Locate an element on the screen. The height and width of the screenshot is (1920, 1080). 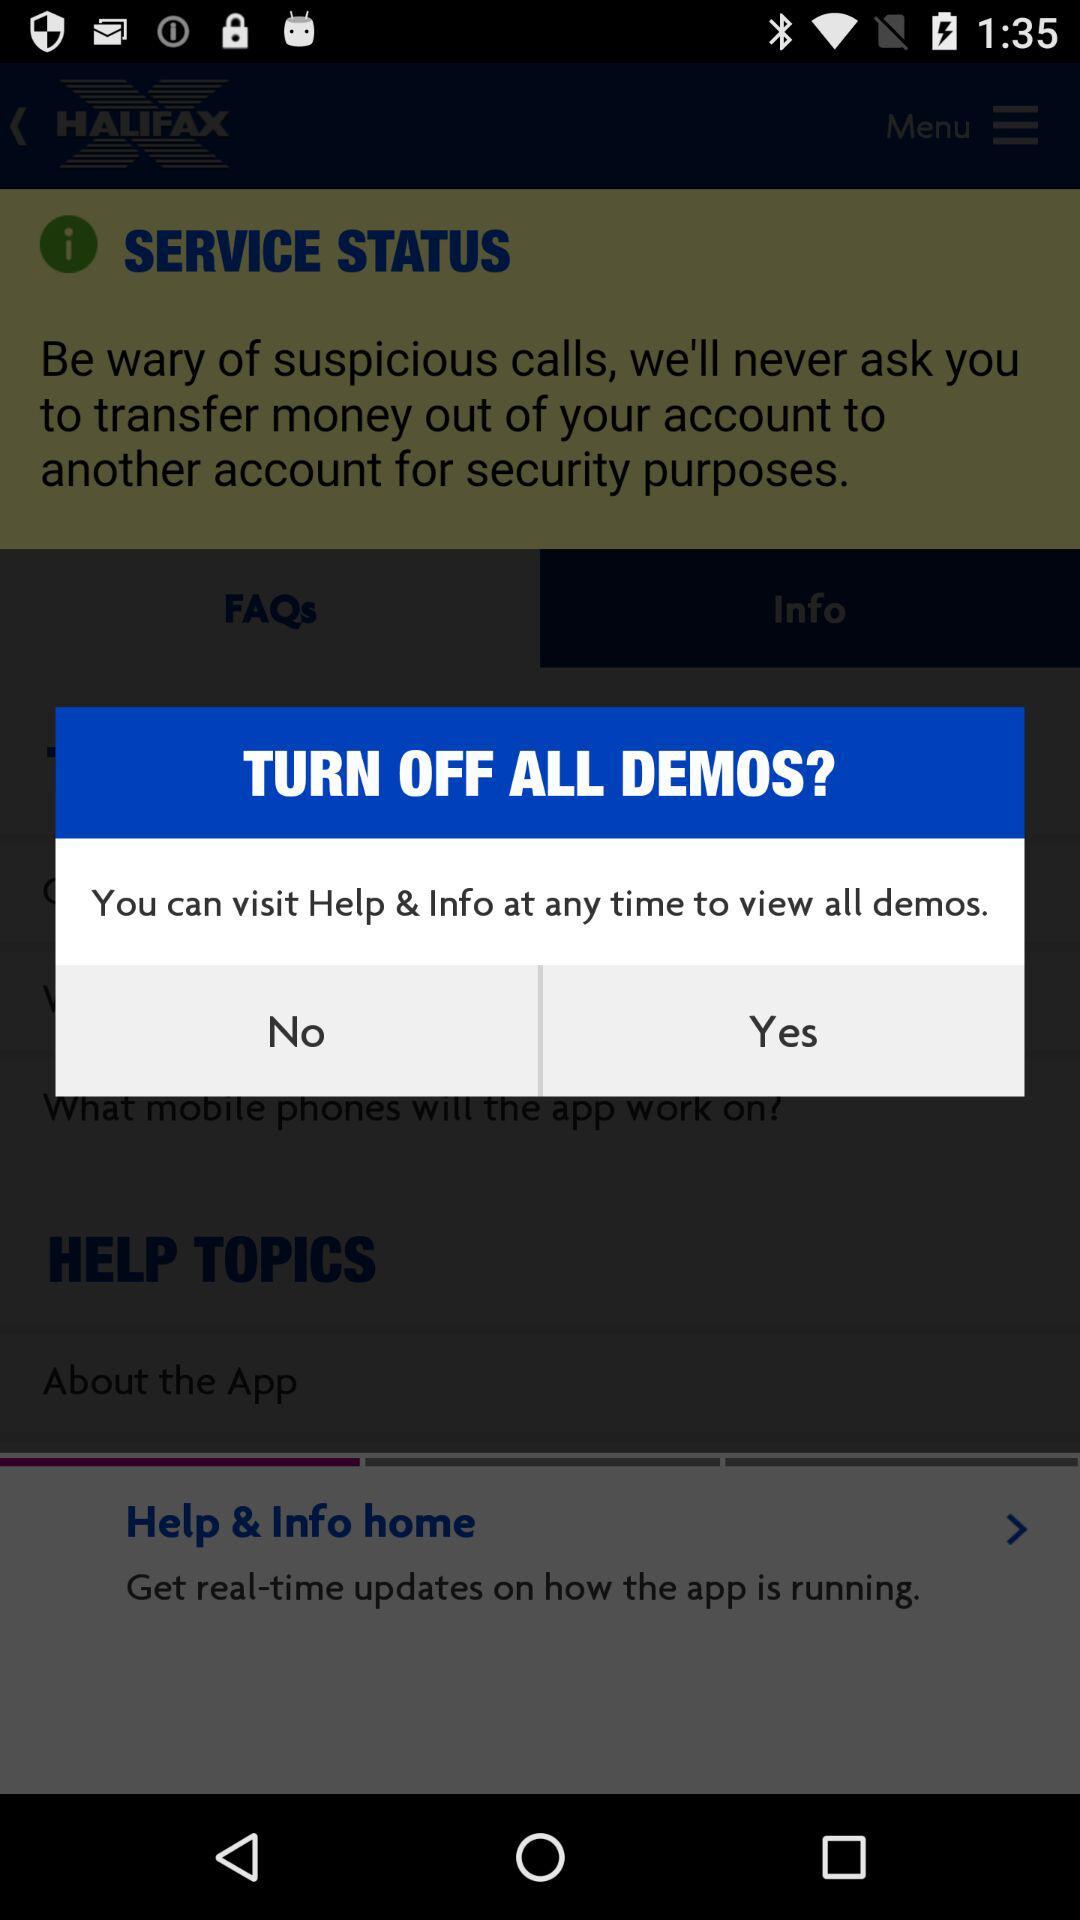
the yes is located at coordinates (782, 1030).